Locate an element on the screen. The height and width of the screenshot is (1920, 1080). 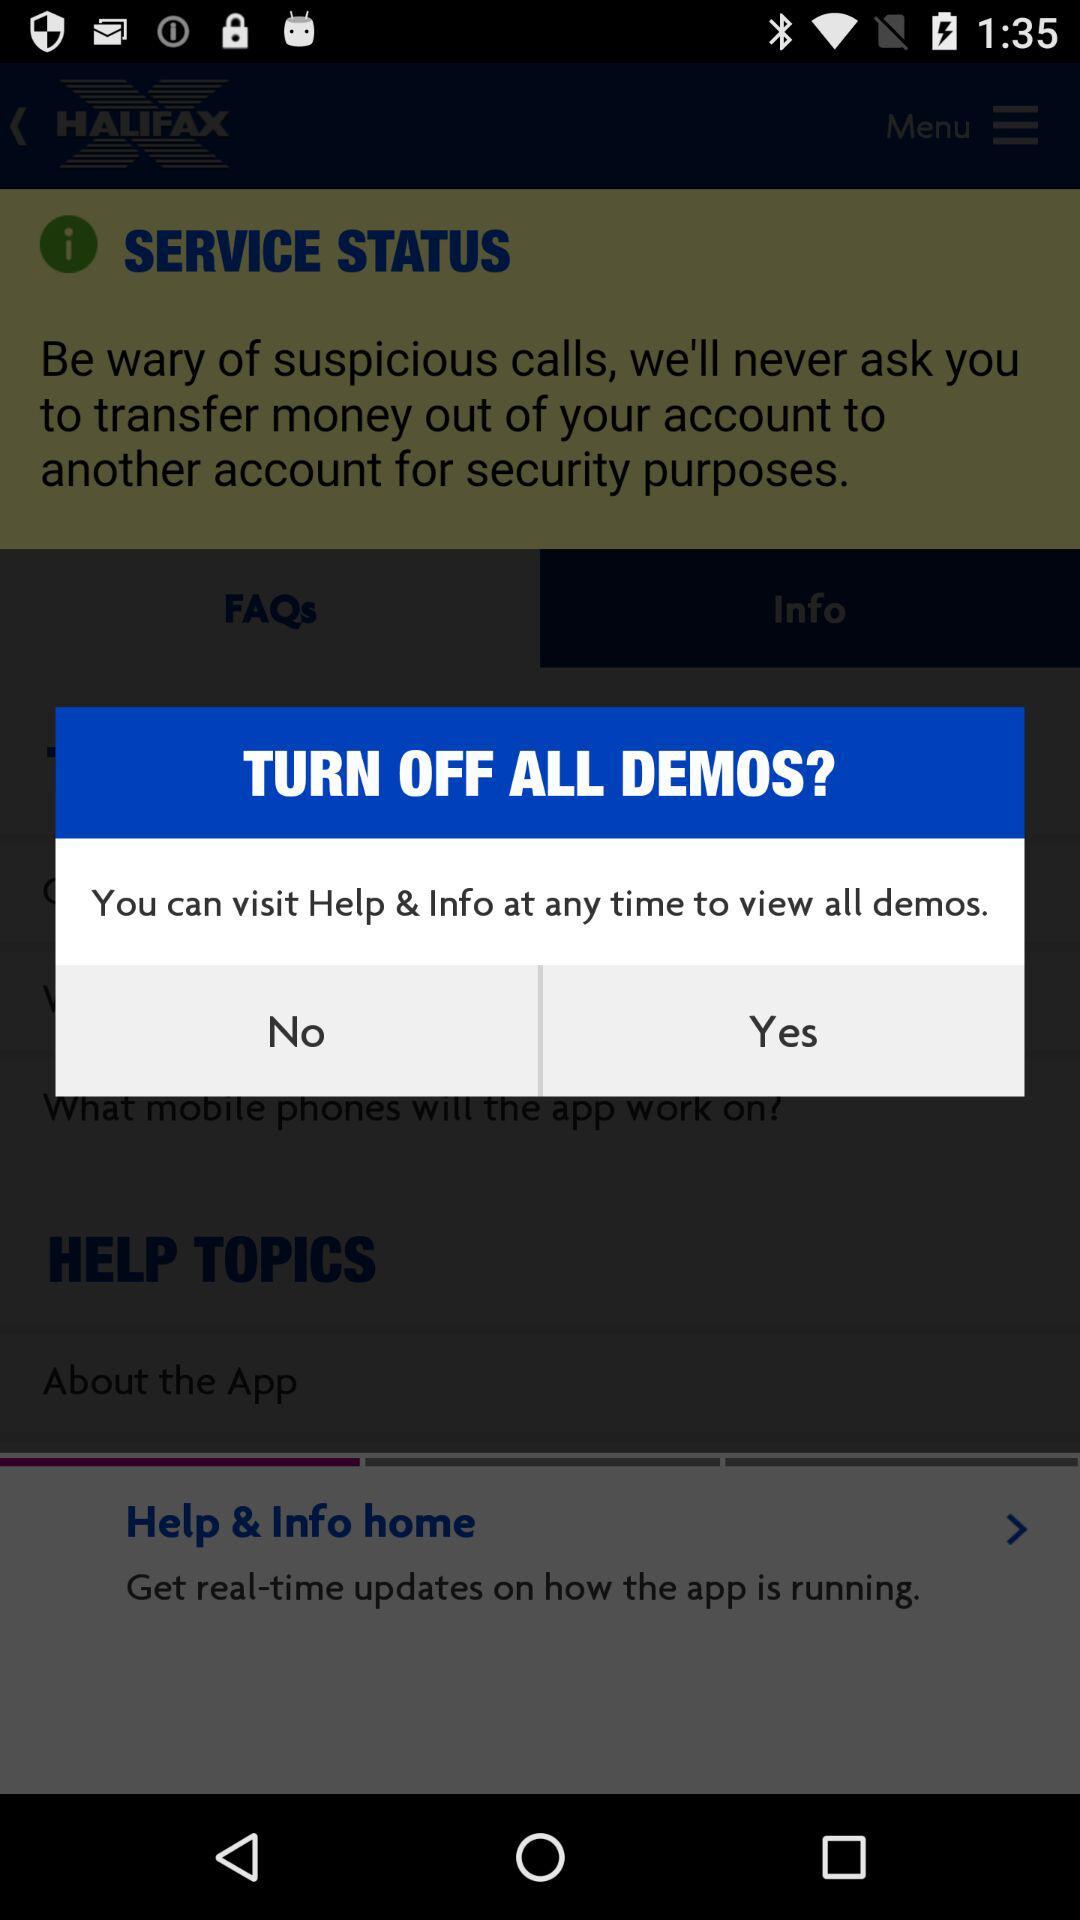
the yes is located at coordinates (782, 1030).